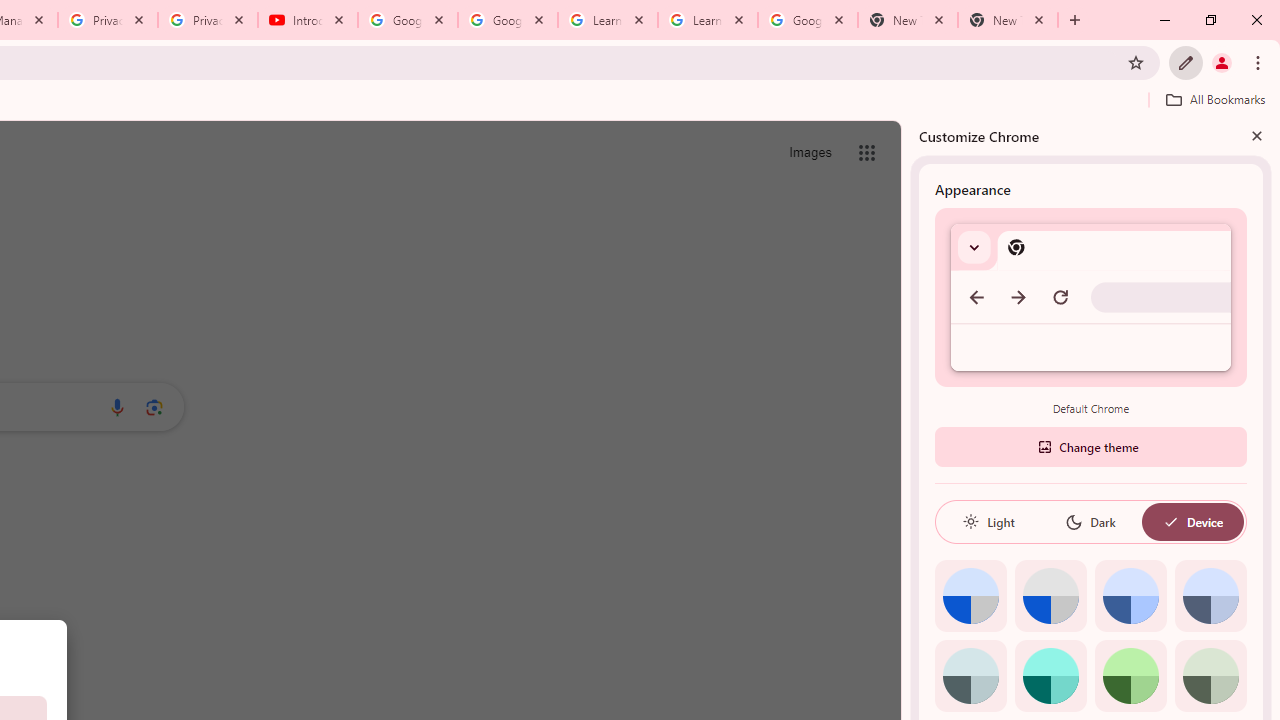 This screenshot has height=720, width=1280. I want to click on 'Cool grey', so click(1209, 595).